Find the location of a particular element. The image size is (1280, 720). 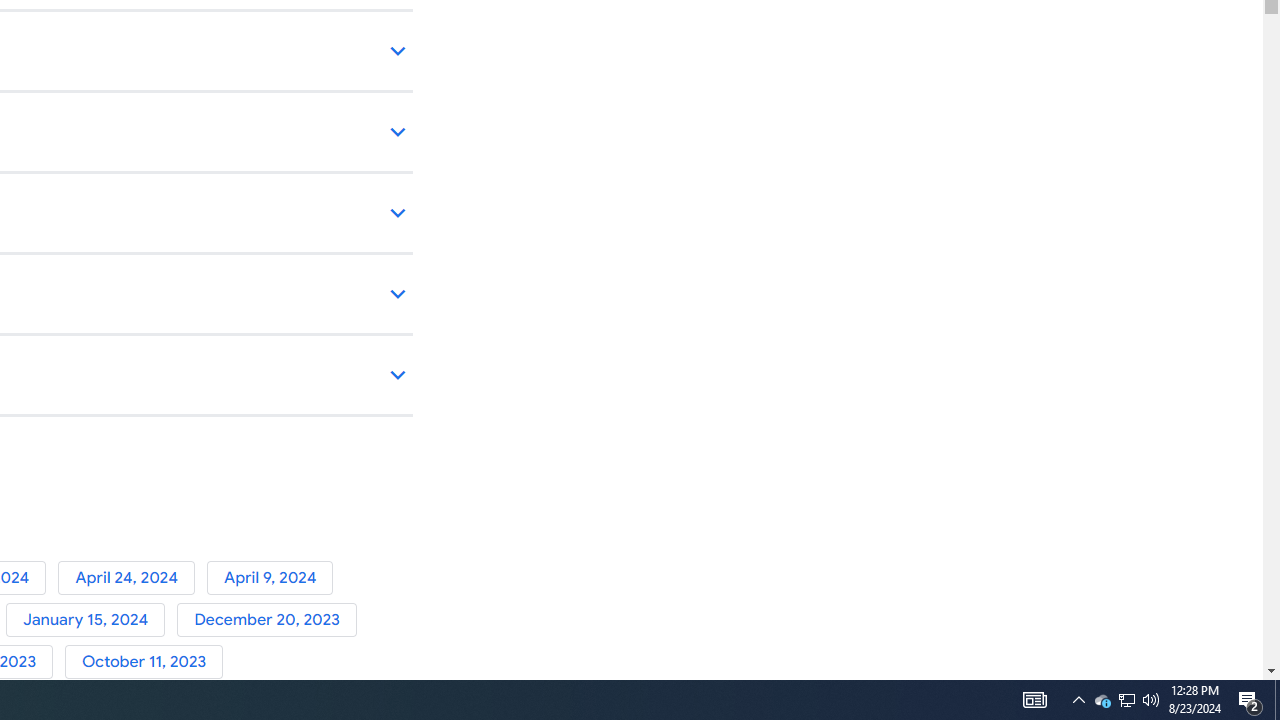

'December 20, 2023' is located at coordinates (269, 619).